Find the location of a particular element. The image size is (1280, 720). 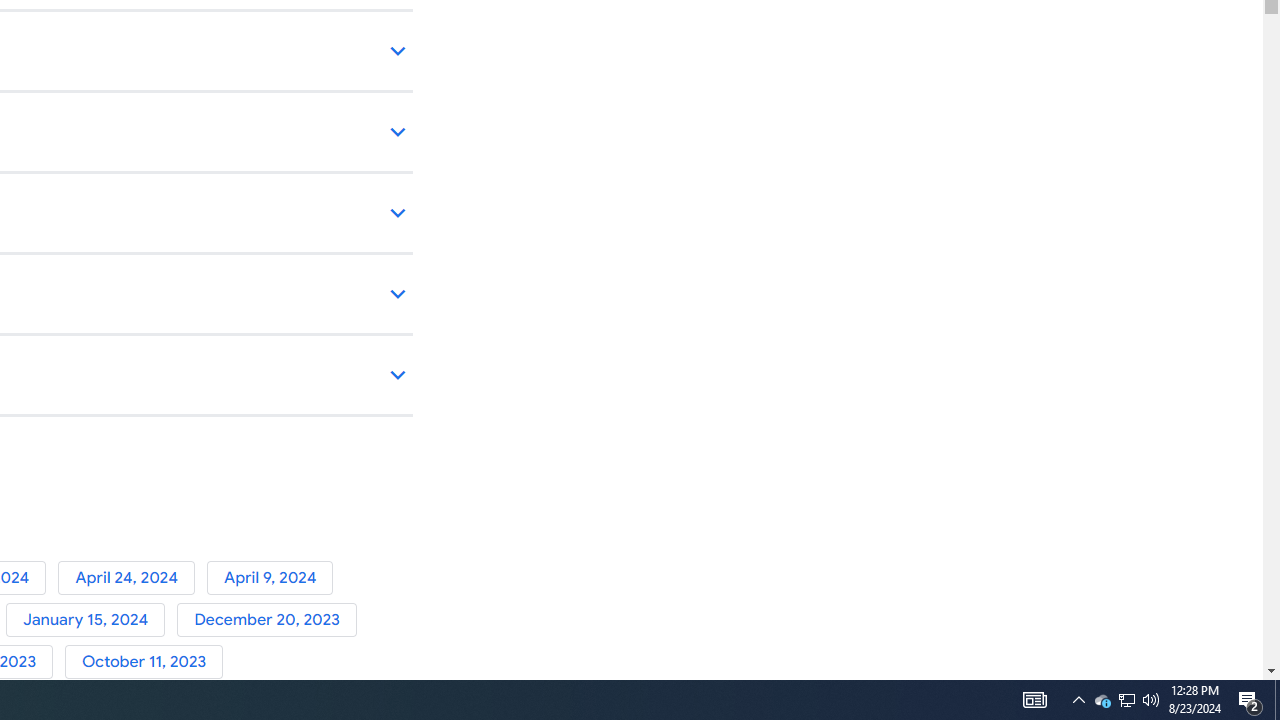

'December 20, 2023' is located at coordinates (269, 619).